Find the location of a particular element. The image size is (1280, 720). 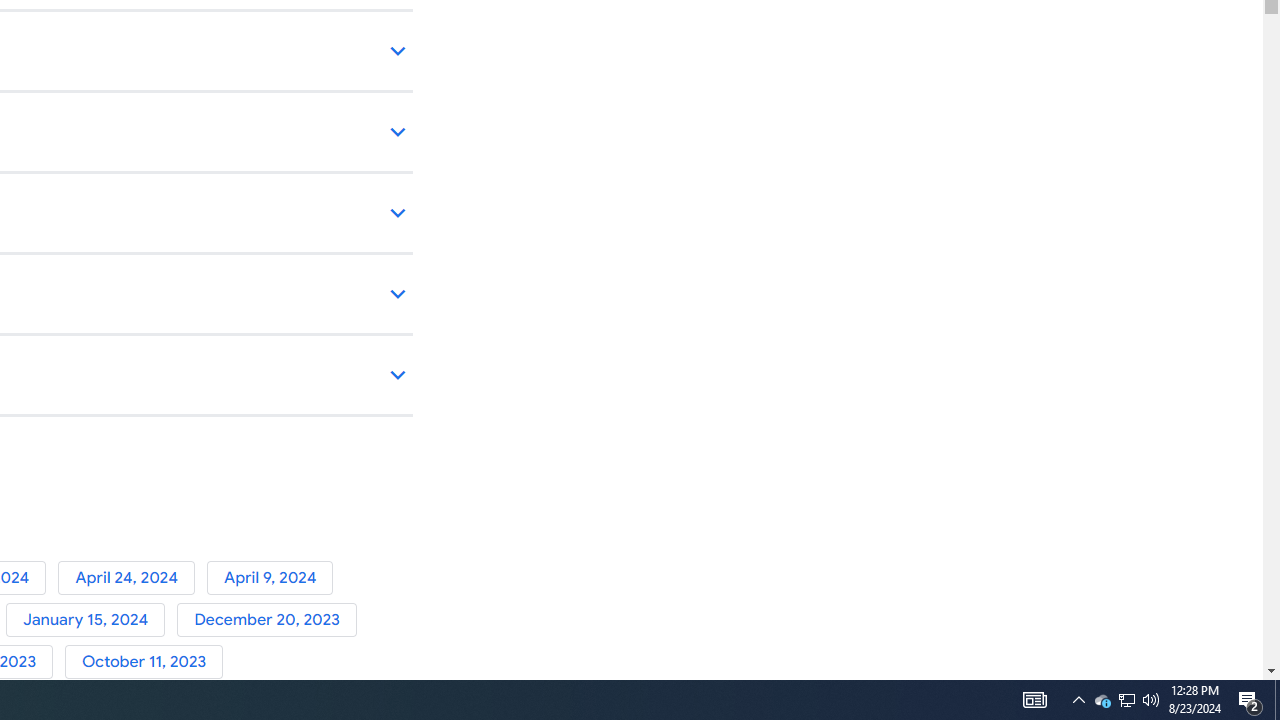

'December 20, 2023' is located at coordinates (269, 619).